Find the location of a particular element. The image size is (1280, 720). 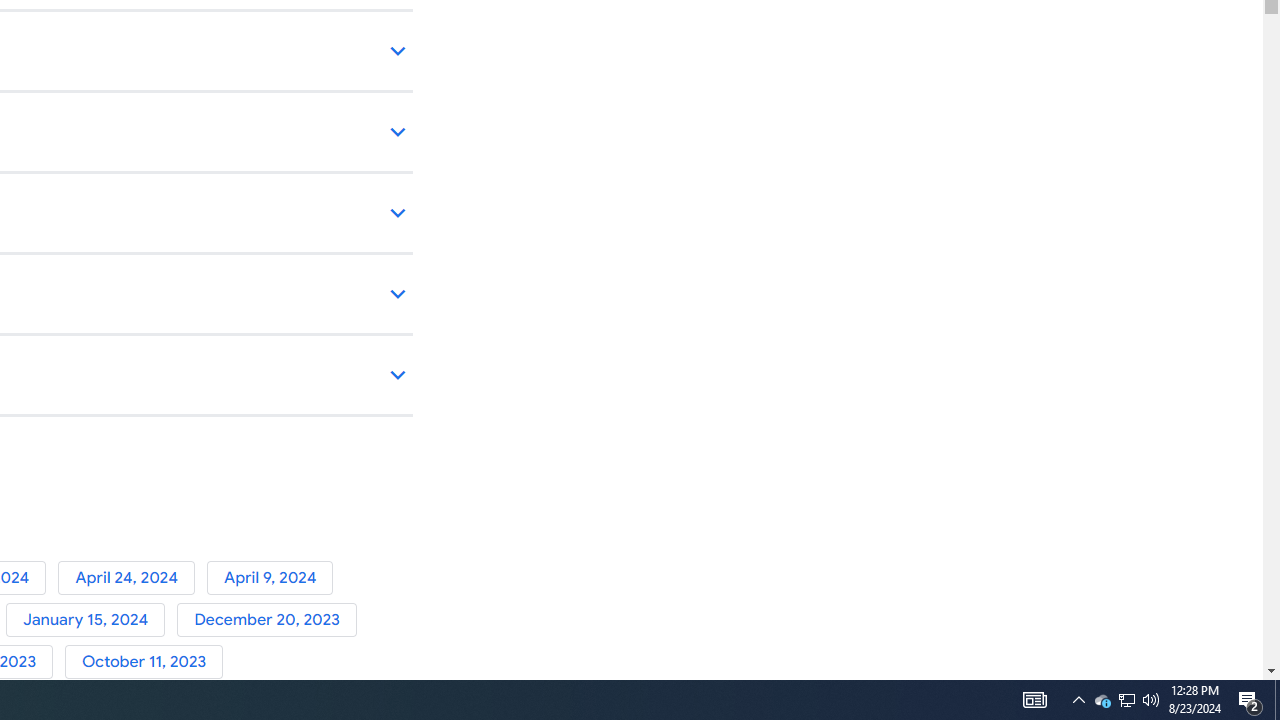

'December 20, 2023' is located at coordinates (269, 619).